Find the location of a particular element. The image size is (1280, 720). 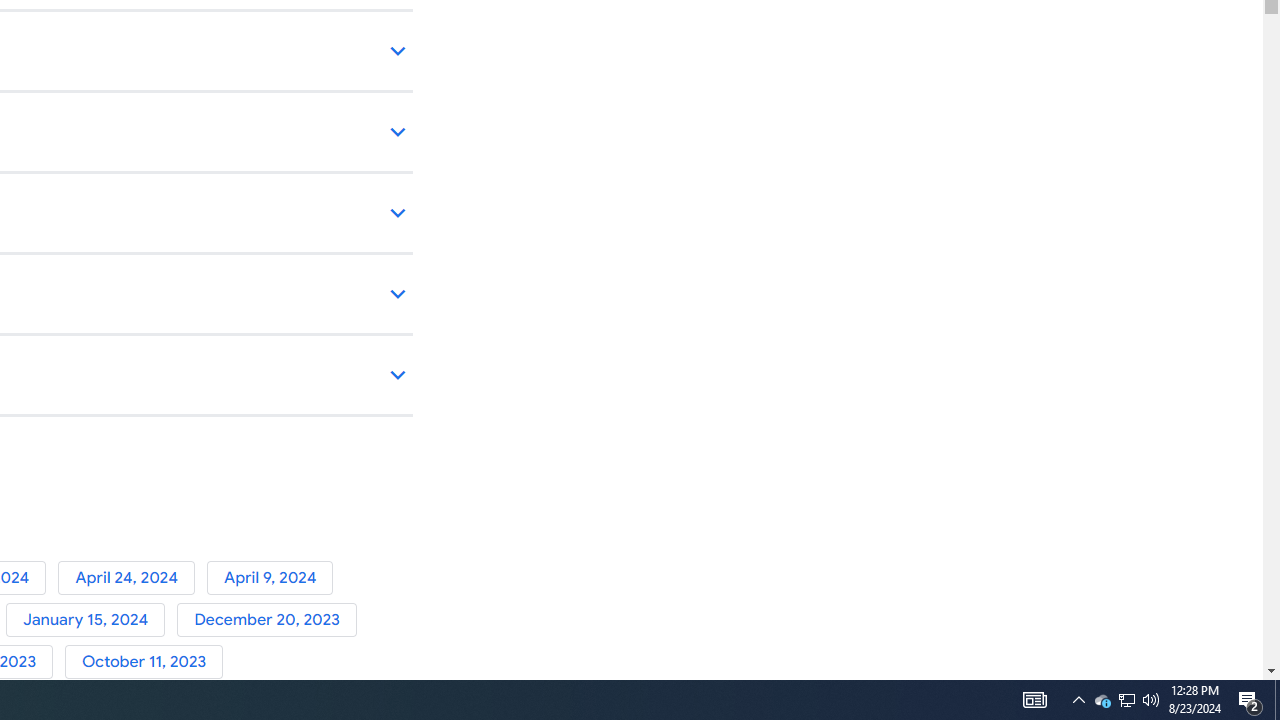

'December 20, 2023' is located at coordinates (269, 619).